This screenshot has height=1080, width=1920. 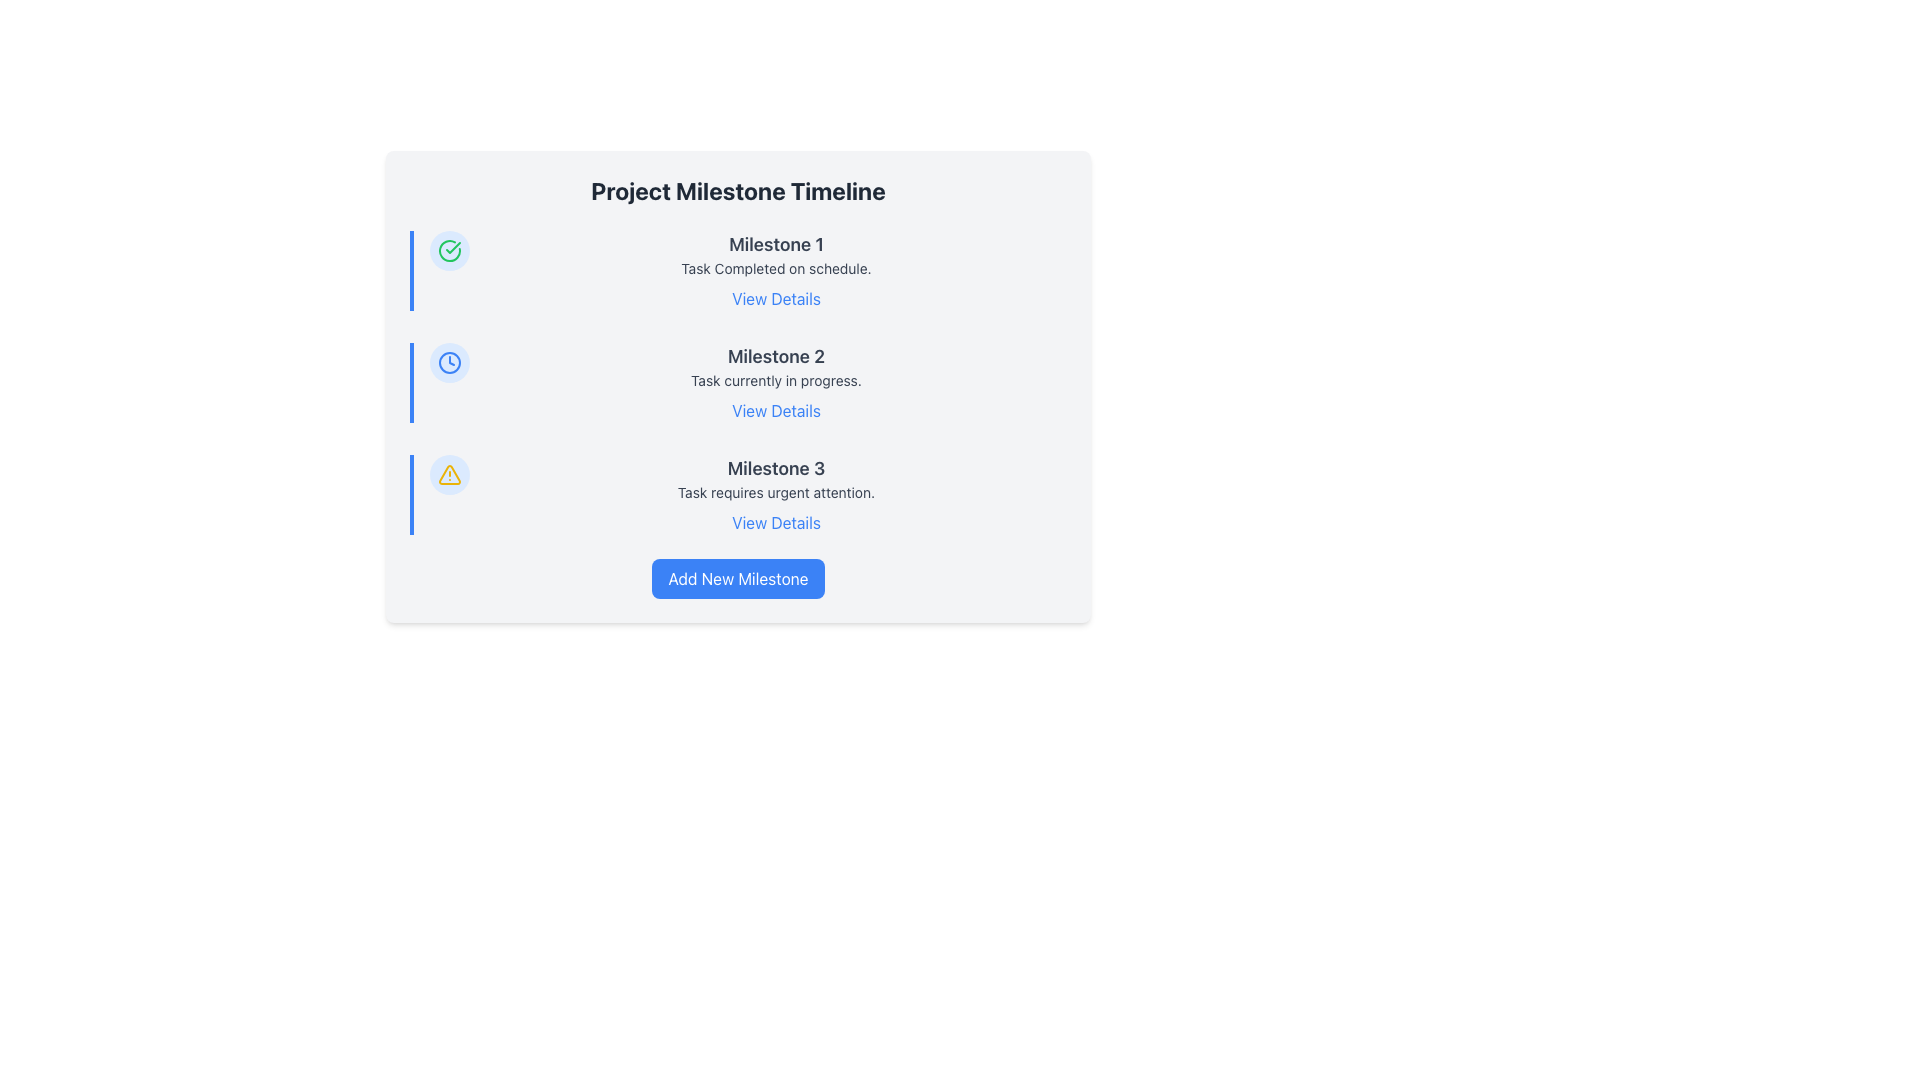 What do you see at coordinates (775, 381) in the screenshot?
I see `the Text Label that provides descriptive context or status for 'Milestone 2', which is positioned below the heading and above the 'View Details' link` at bounding box center [775, 381].